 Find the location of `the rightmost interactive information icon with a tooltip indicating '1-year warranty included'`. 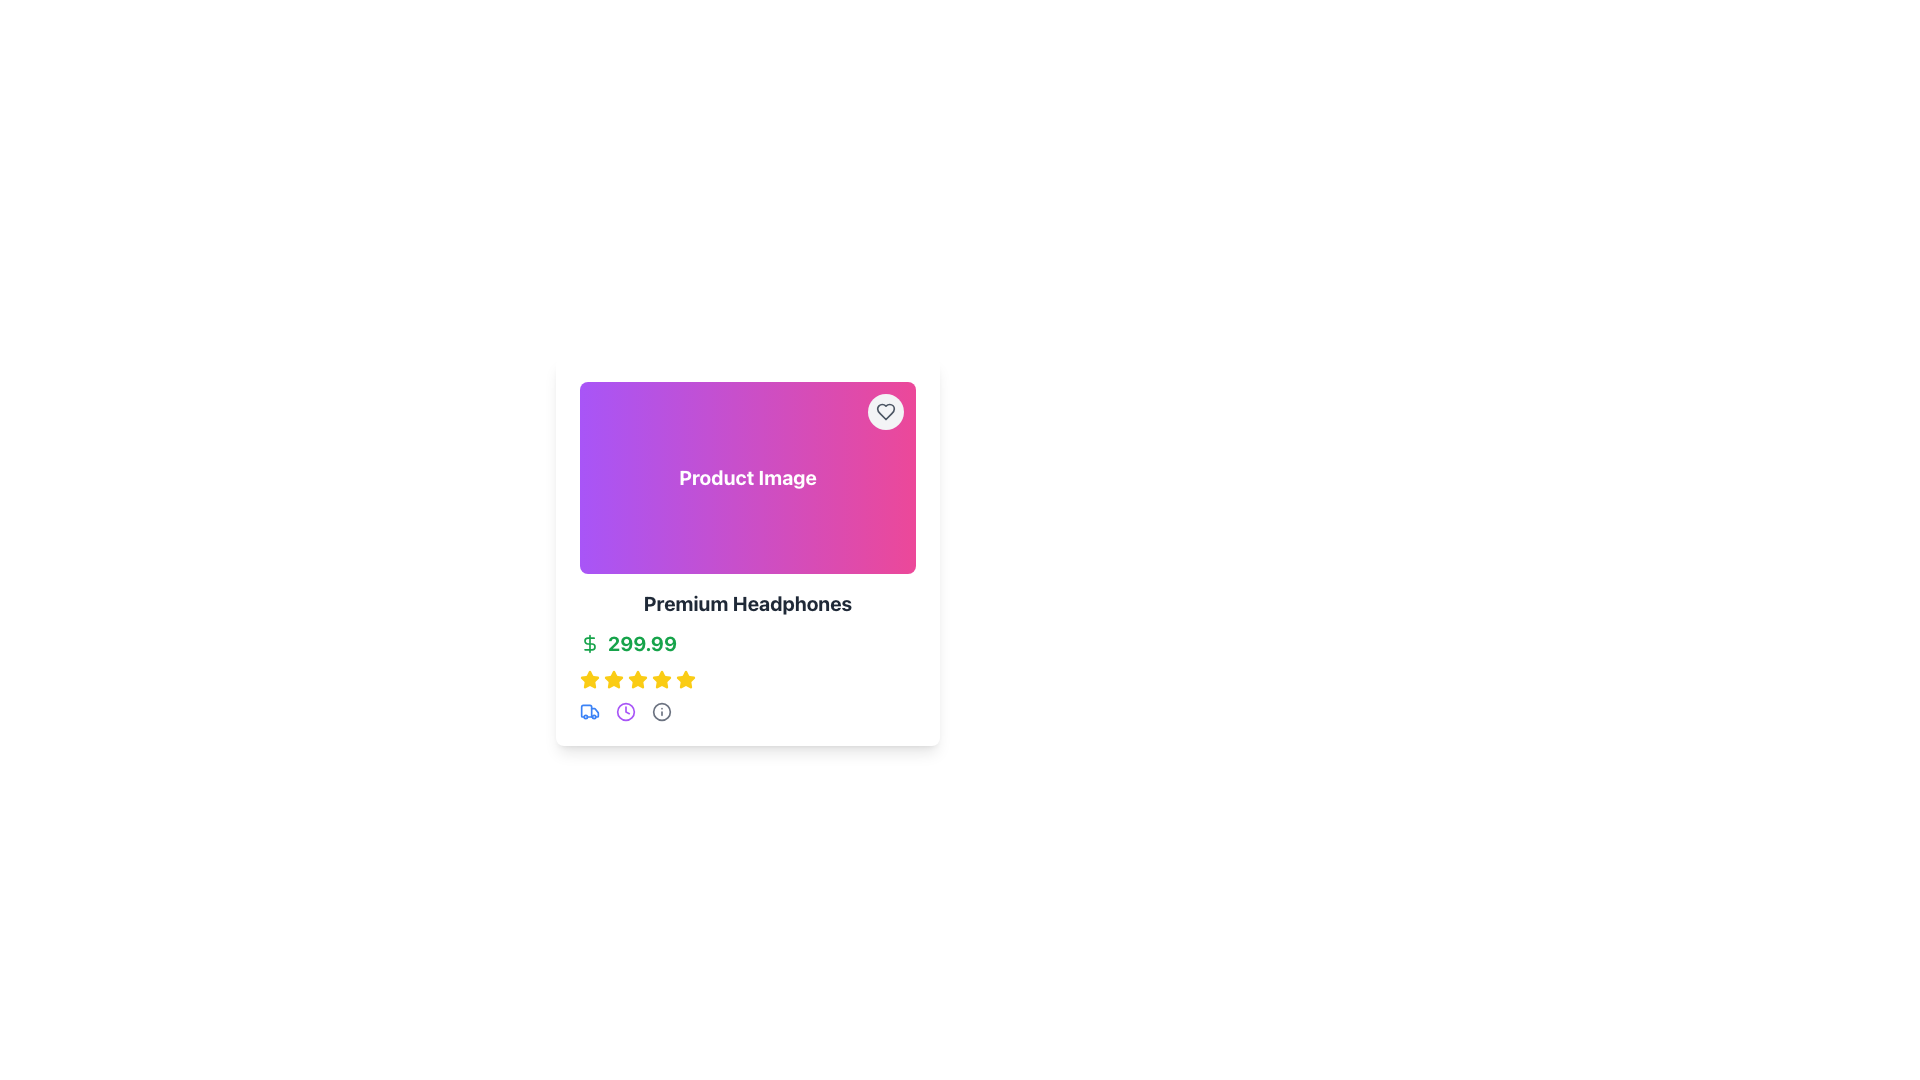

the rightmost interactive information icon with a tooltip indicating '1-year warranty included' is located at coordinates (662, 711).